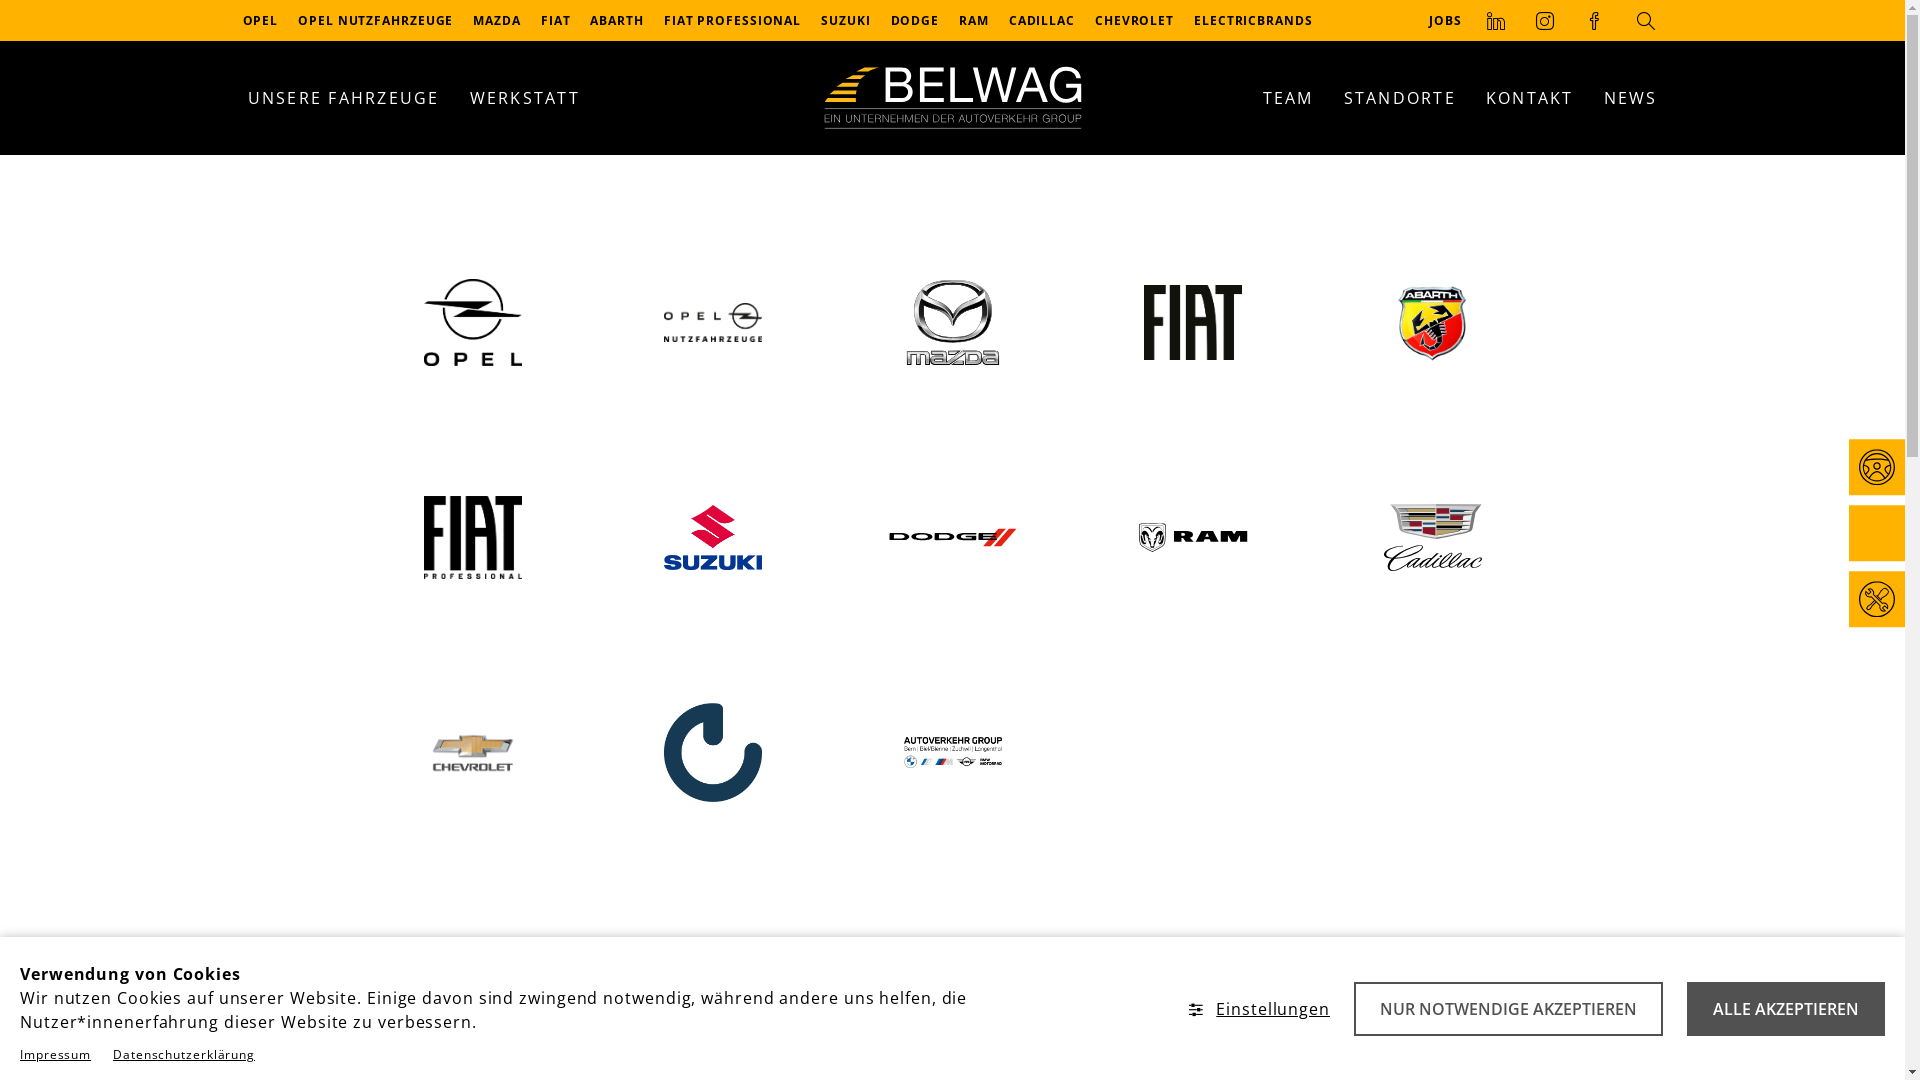 The width and height of the screenshot is (1920, 1080). I want to click on 'LinkedIn', so click(1496, 19).